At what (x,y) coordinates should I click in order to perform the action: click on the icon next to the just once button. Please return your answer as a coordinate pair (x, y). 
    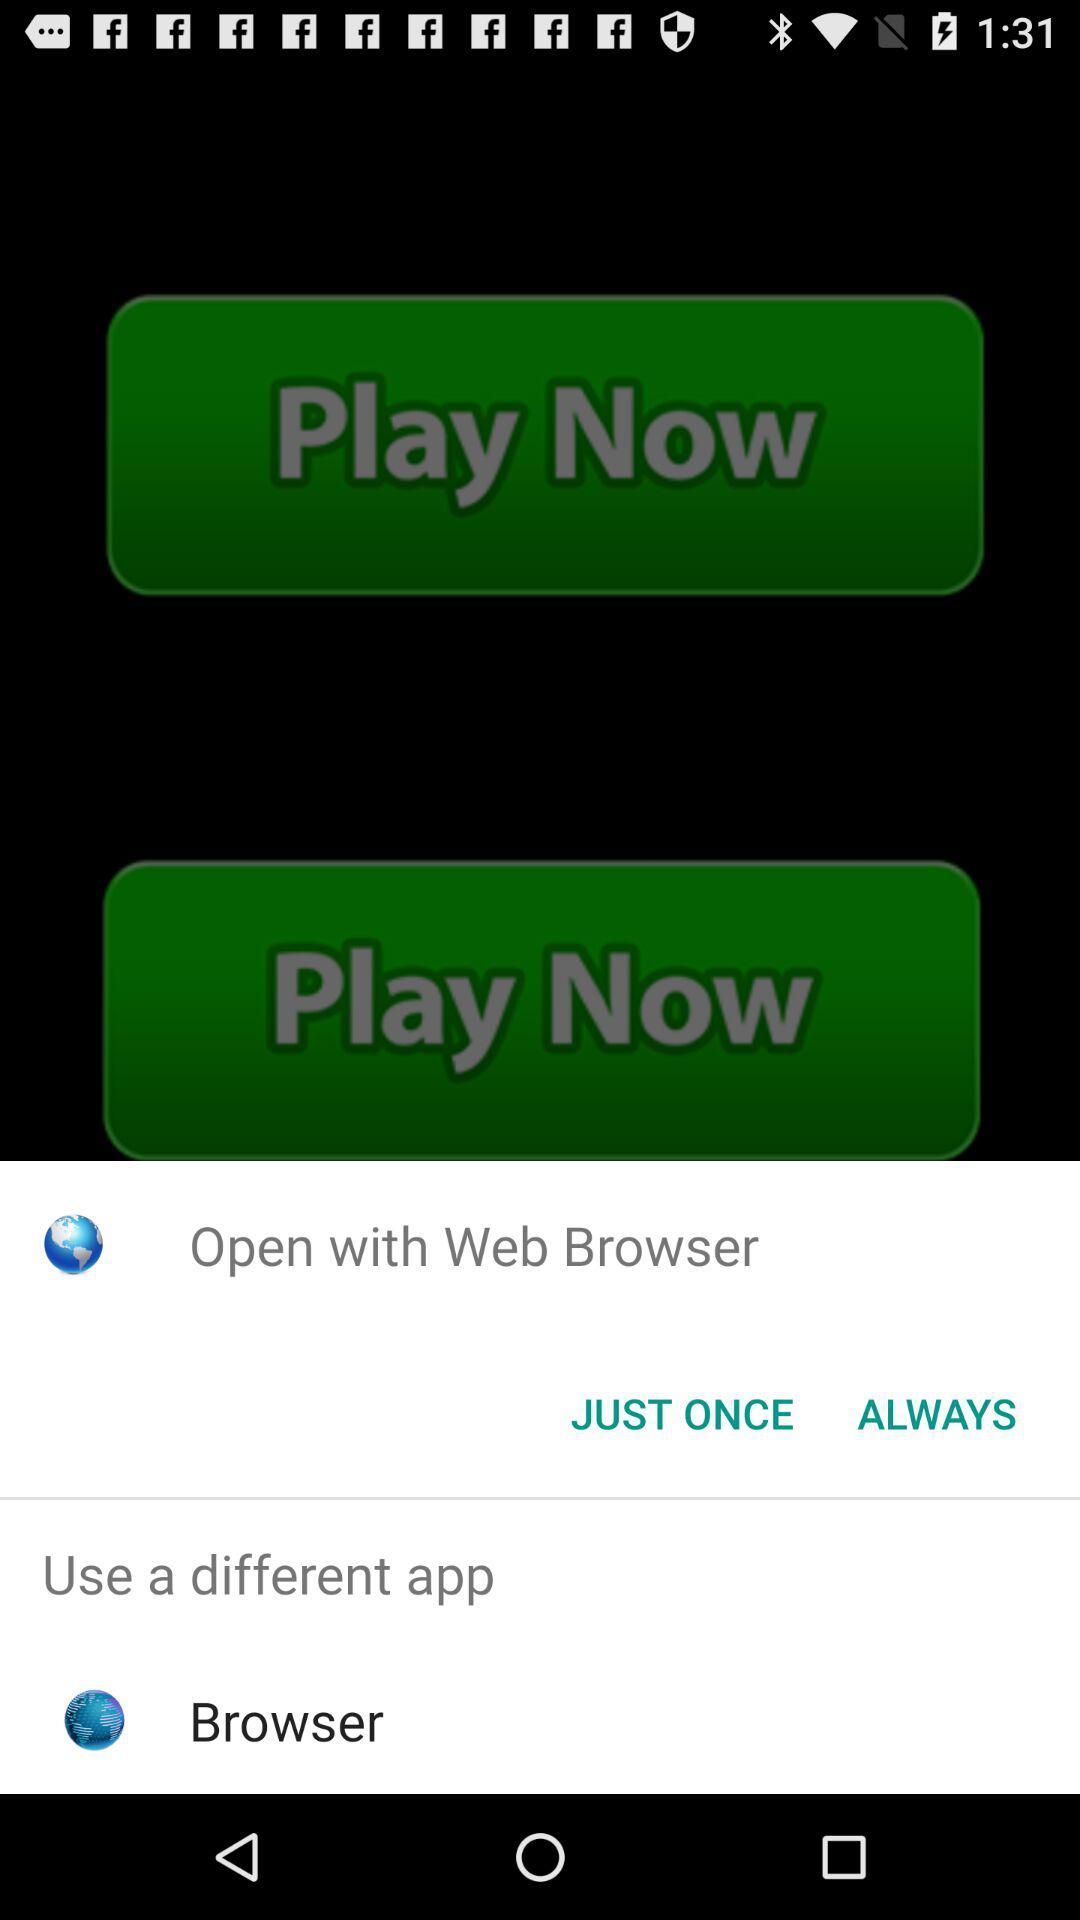
    Looking at the image, I should click on (937, 1411).